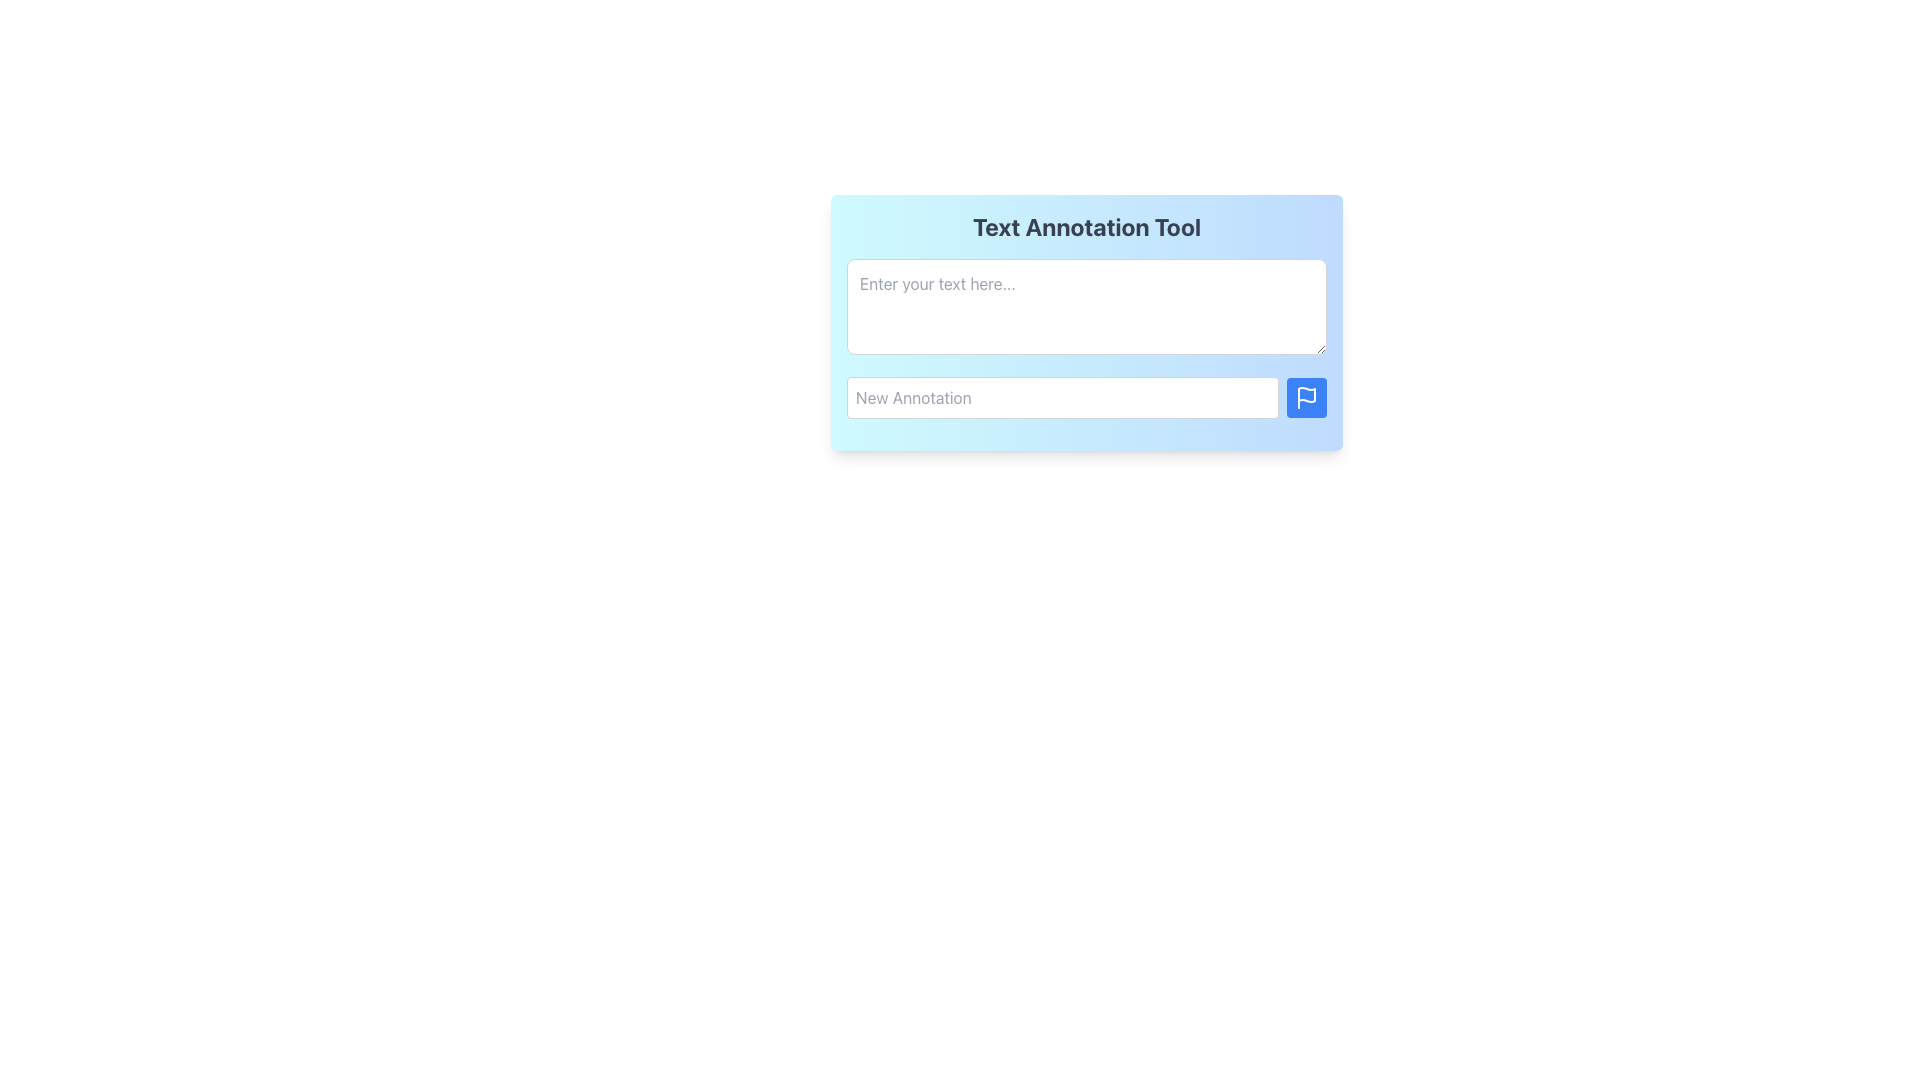 The height and width of the screenshot is (1080, 1920). I want to click on the flag icon located inside the rounded blue button at the right end of the 'New Annotation' input field, so click(1306, 397).